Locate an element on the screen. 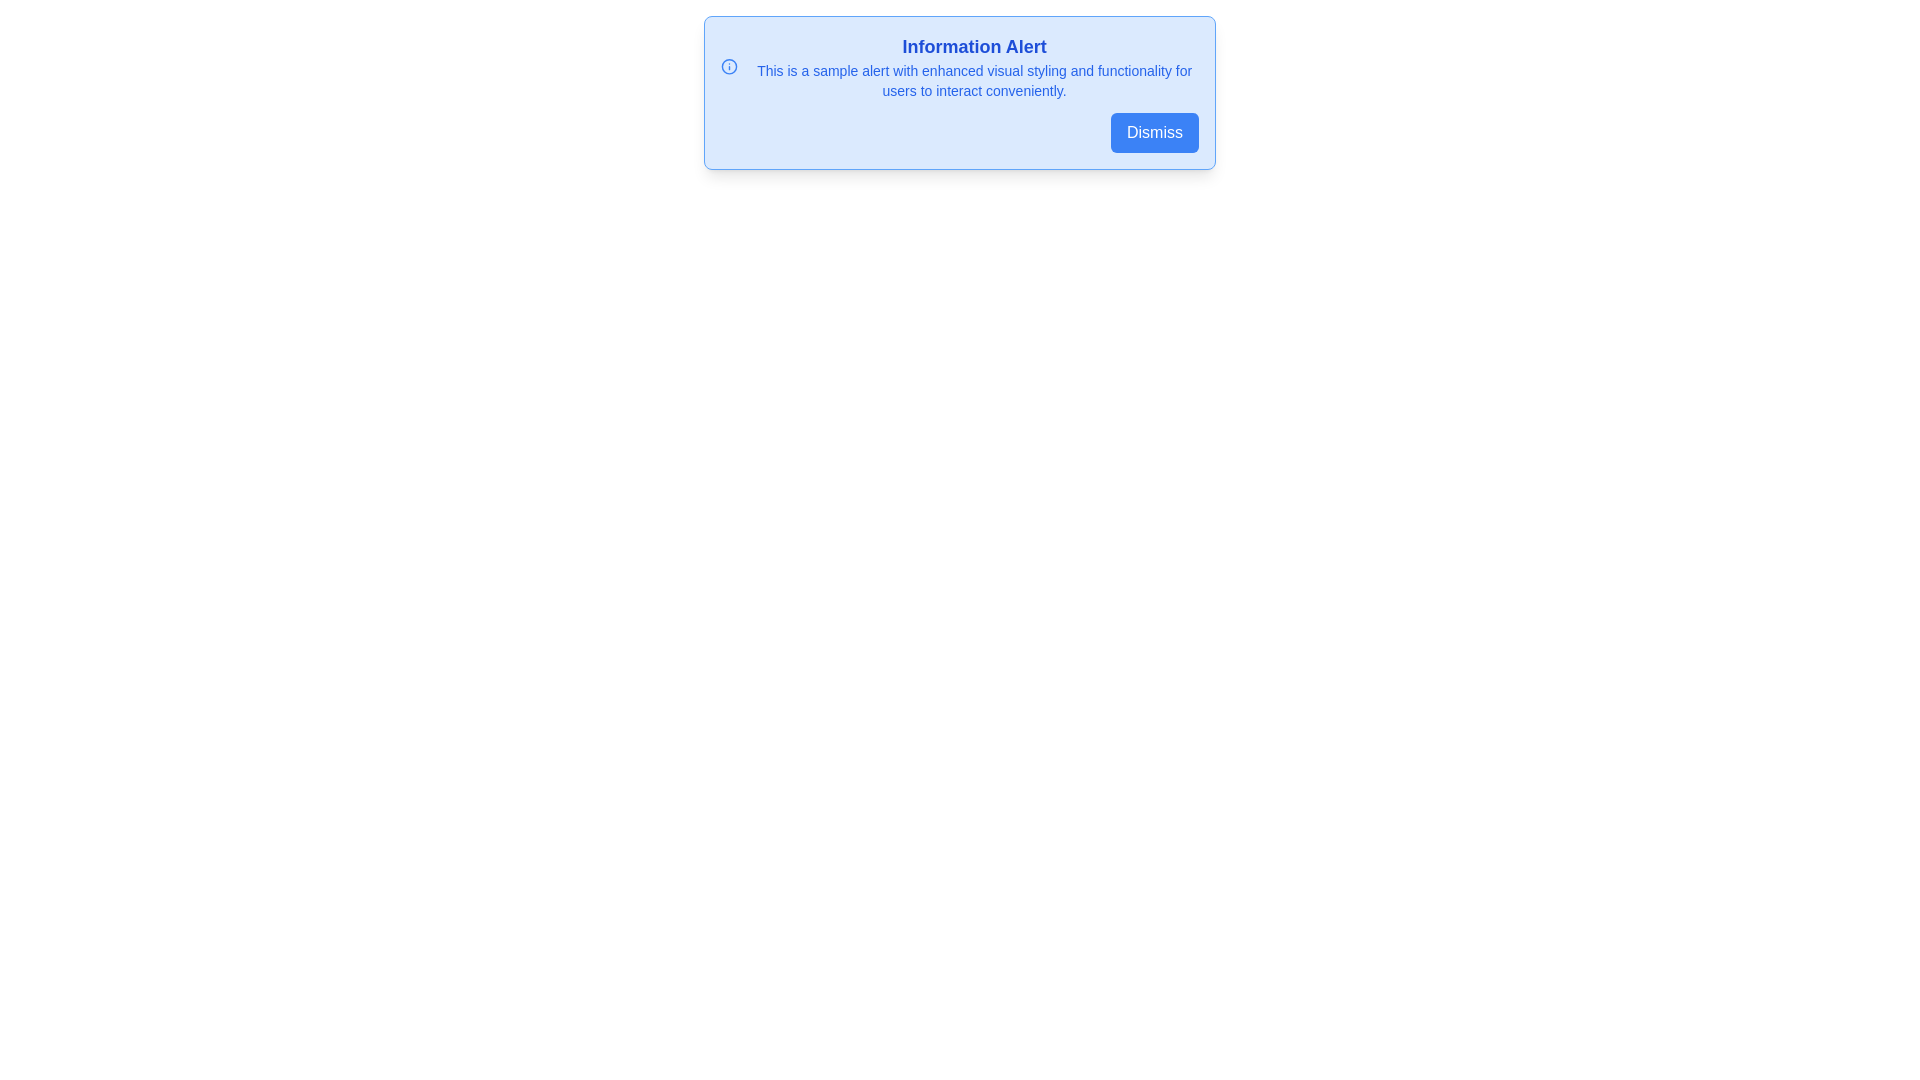 The image size is (1920, 1080). the informational alert icon located on the left side of the alert box, adjacent to the heading 'Information Alert' is located at coordinates (728, 65).